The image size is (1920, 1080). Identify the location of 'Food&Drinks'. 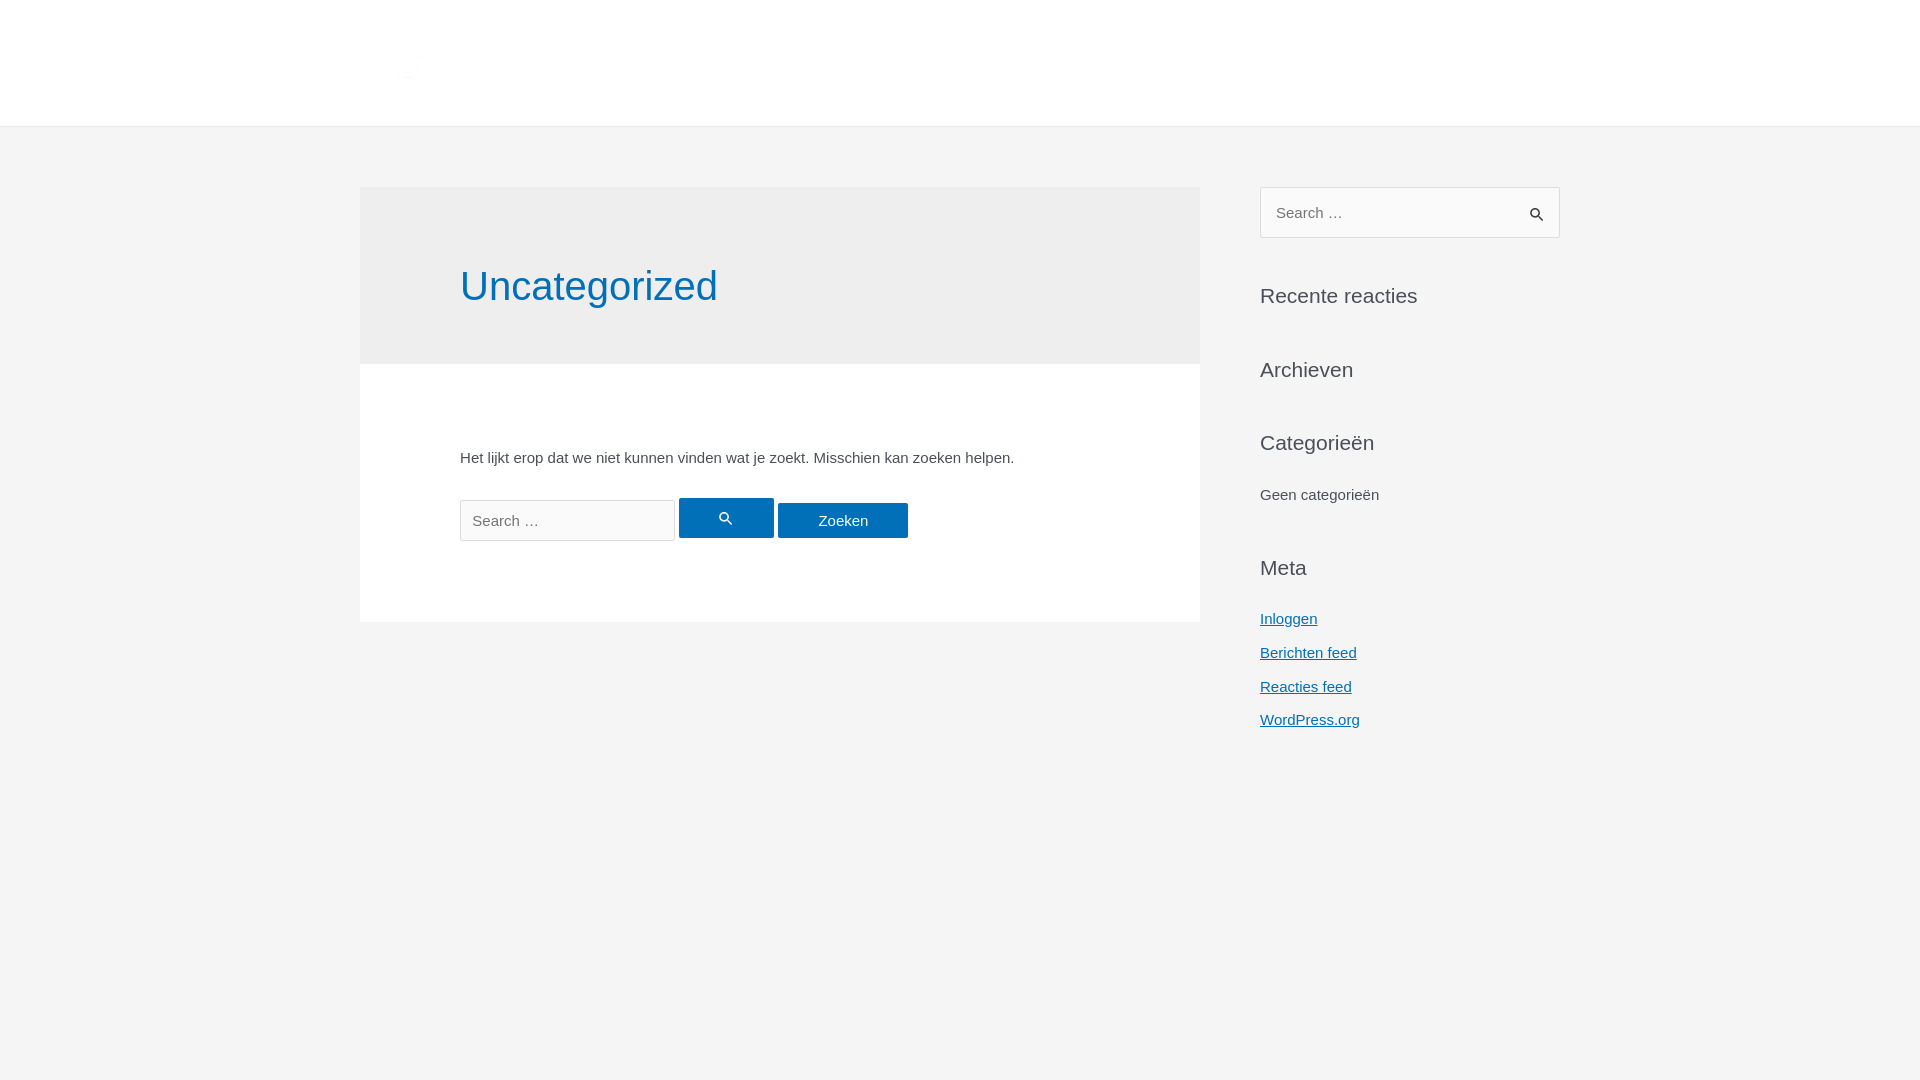
(870, 61).